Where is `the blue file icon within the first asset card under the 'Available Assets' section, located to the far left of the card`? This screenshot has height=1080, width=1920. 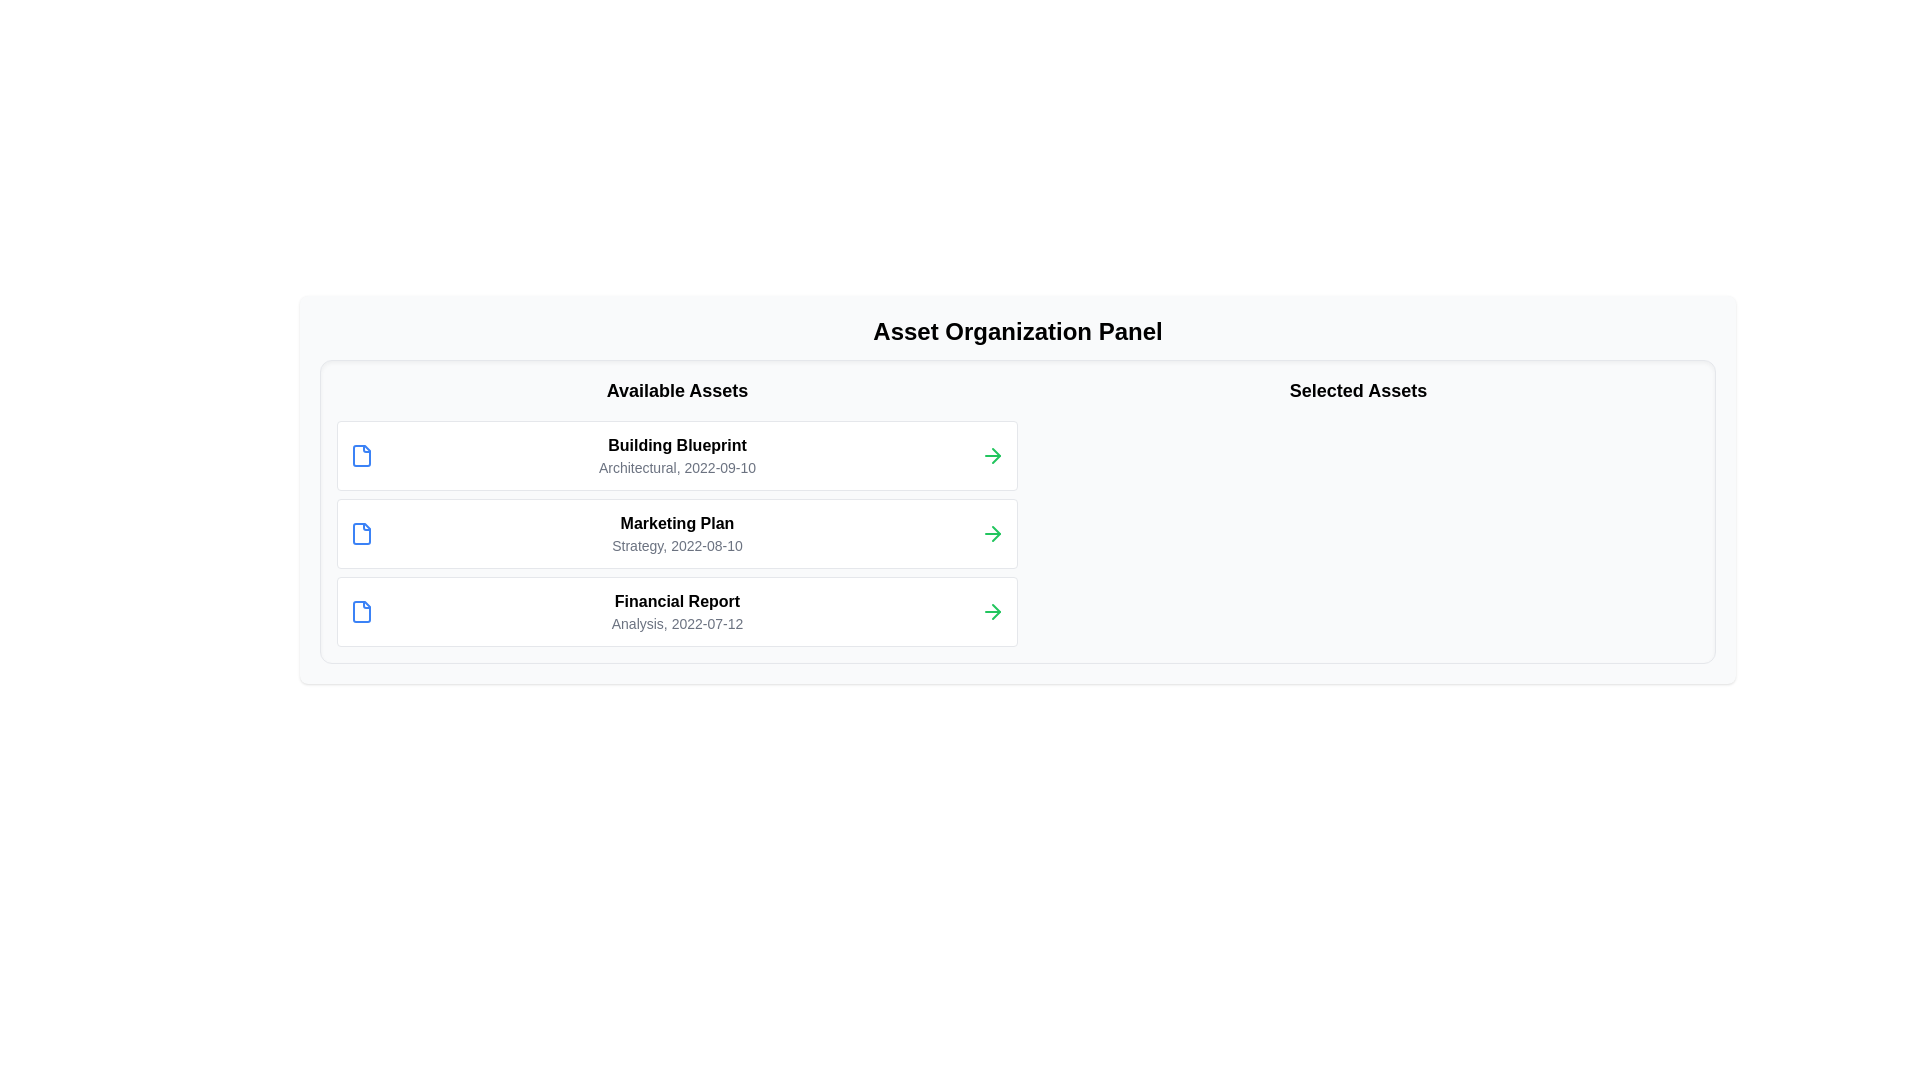 the blue file icon within the first asset card under the 'Available Assets' section, located to the far left of the card is located at coordinates (361, 455).